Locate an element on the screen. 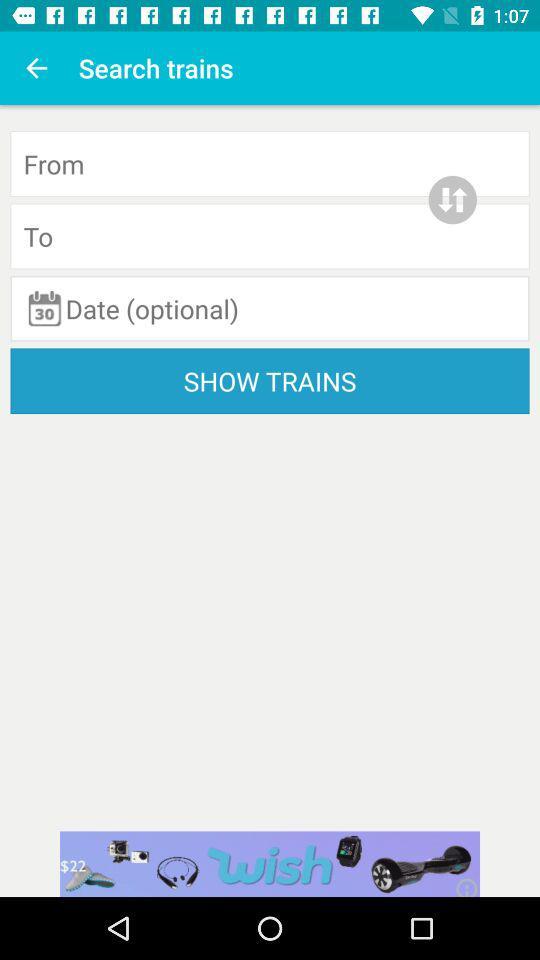  the swap icon is located at coordinates (452, 200).